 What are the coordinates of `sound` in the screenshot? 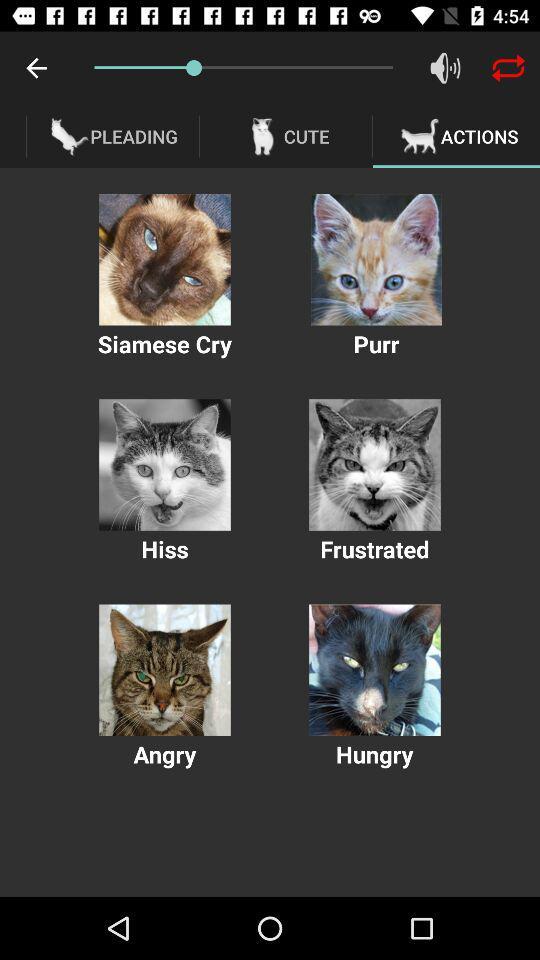 It's located at (445, 68).